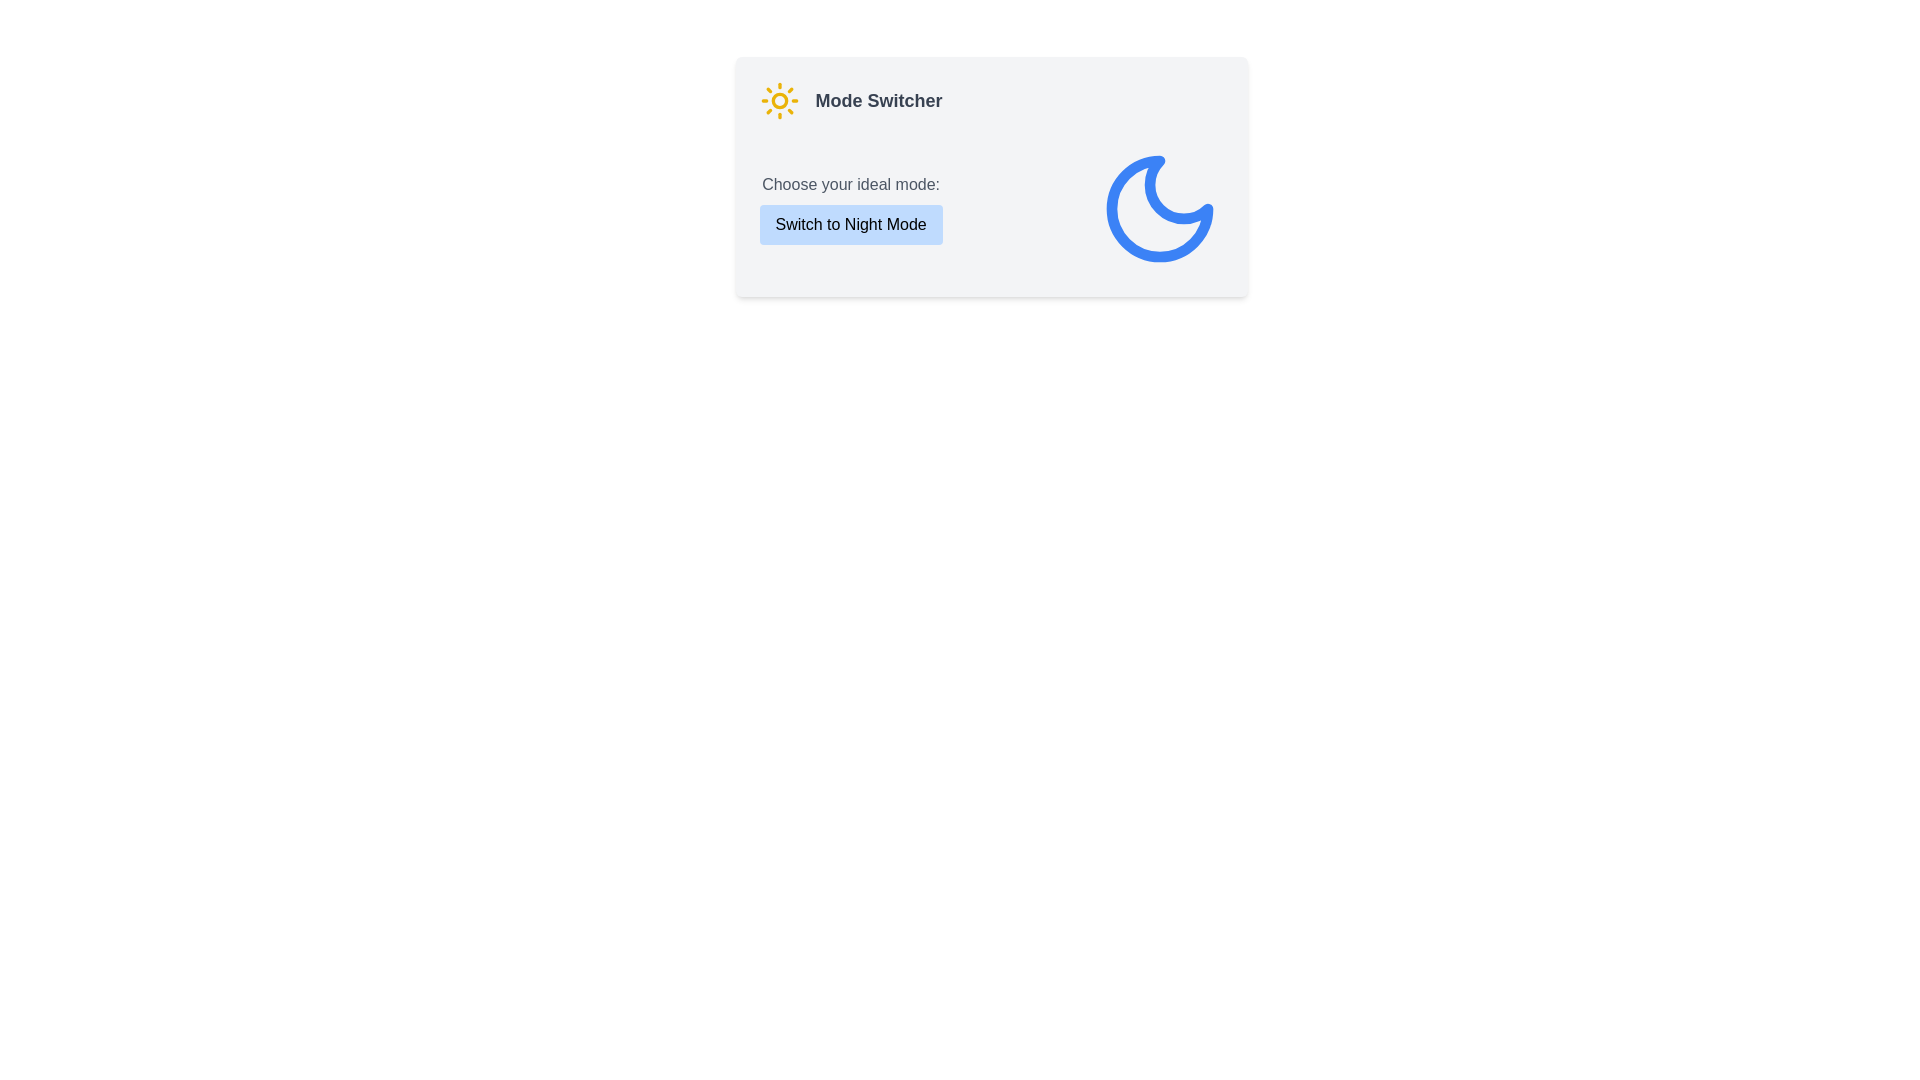 The height and width of the screenshot is (1080, 1920). I want to click on the 'Switch to Night Mode' button located within the Composite component that includes the label 'Choose your ideal mode:', so click(851, 208).